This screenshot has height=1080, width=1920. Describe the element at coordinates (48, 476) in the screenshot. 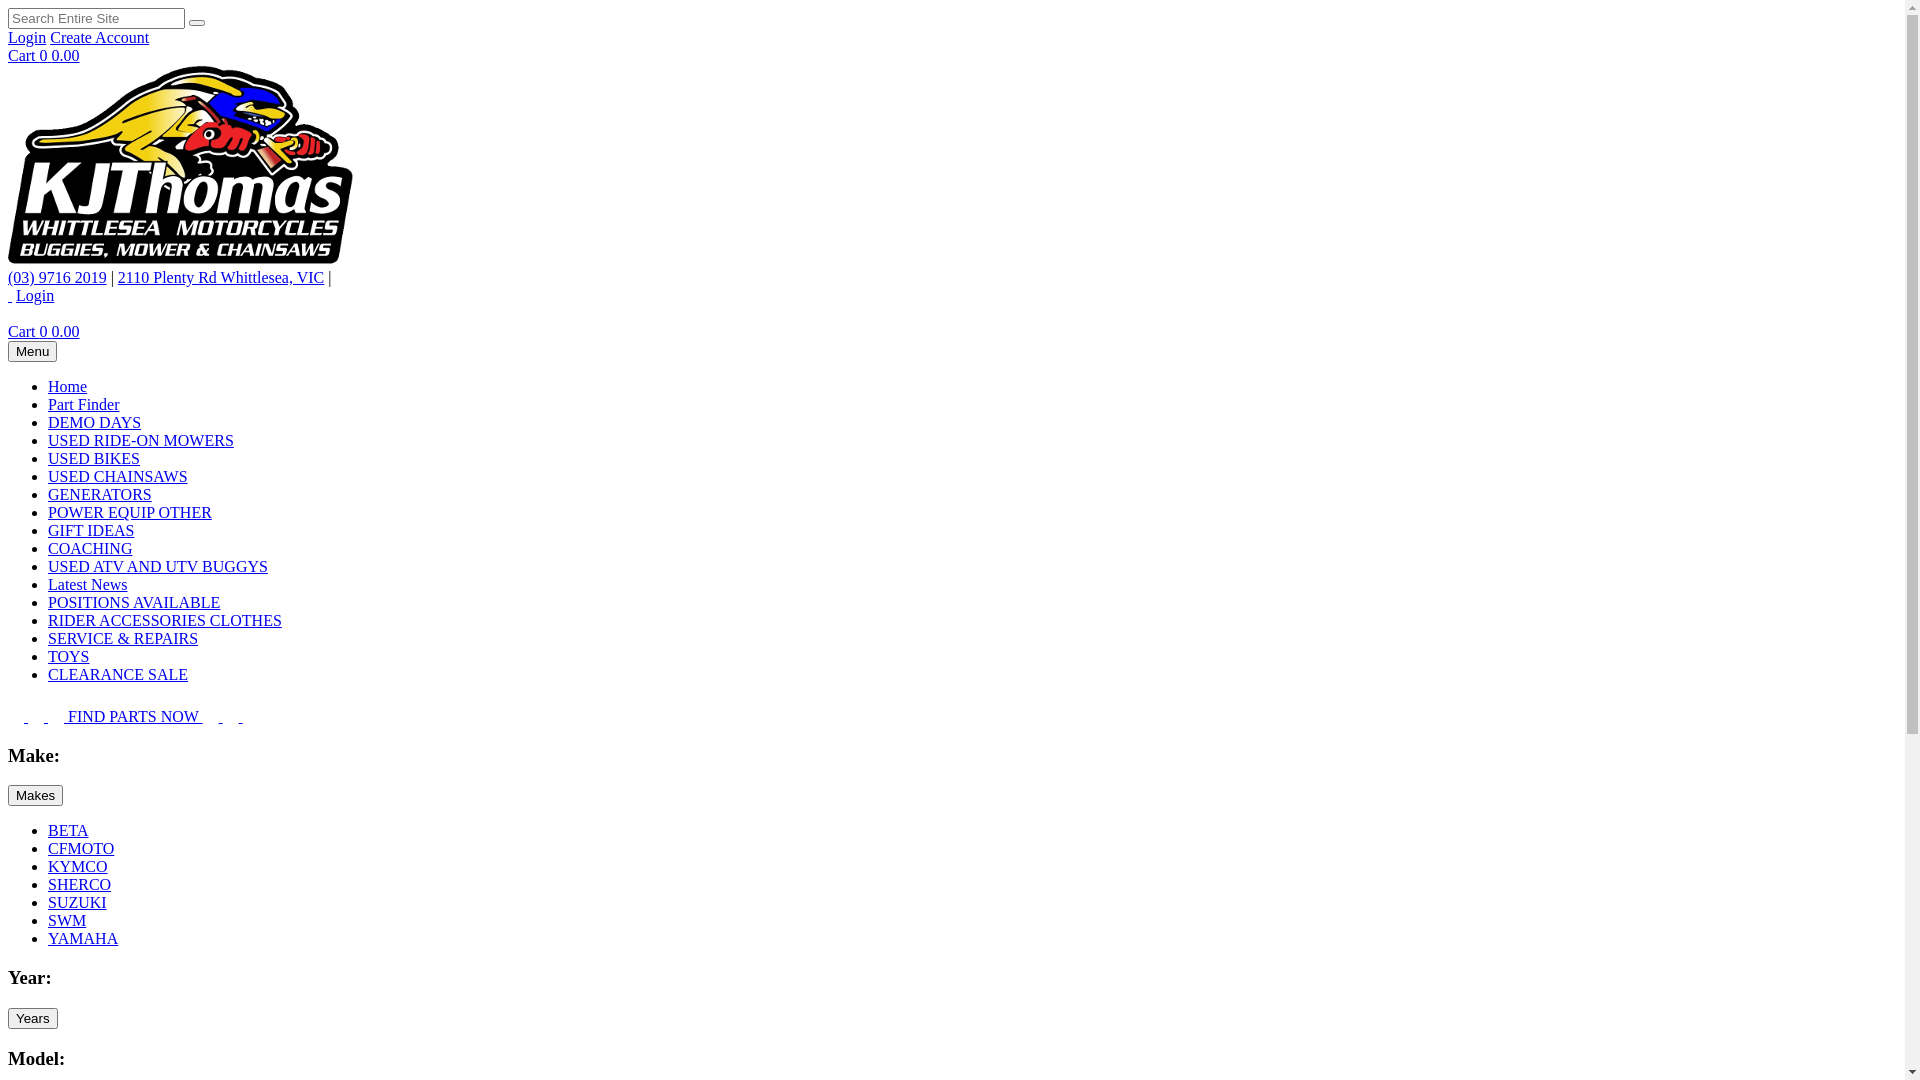

I see `'USED CHAINSAWS'` at that location.